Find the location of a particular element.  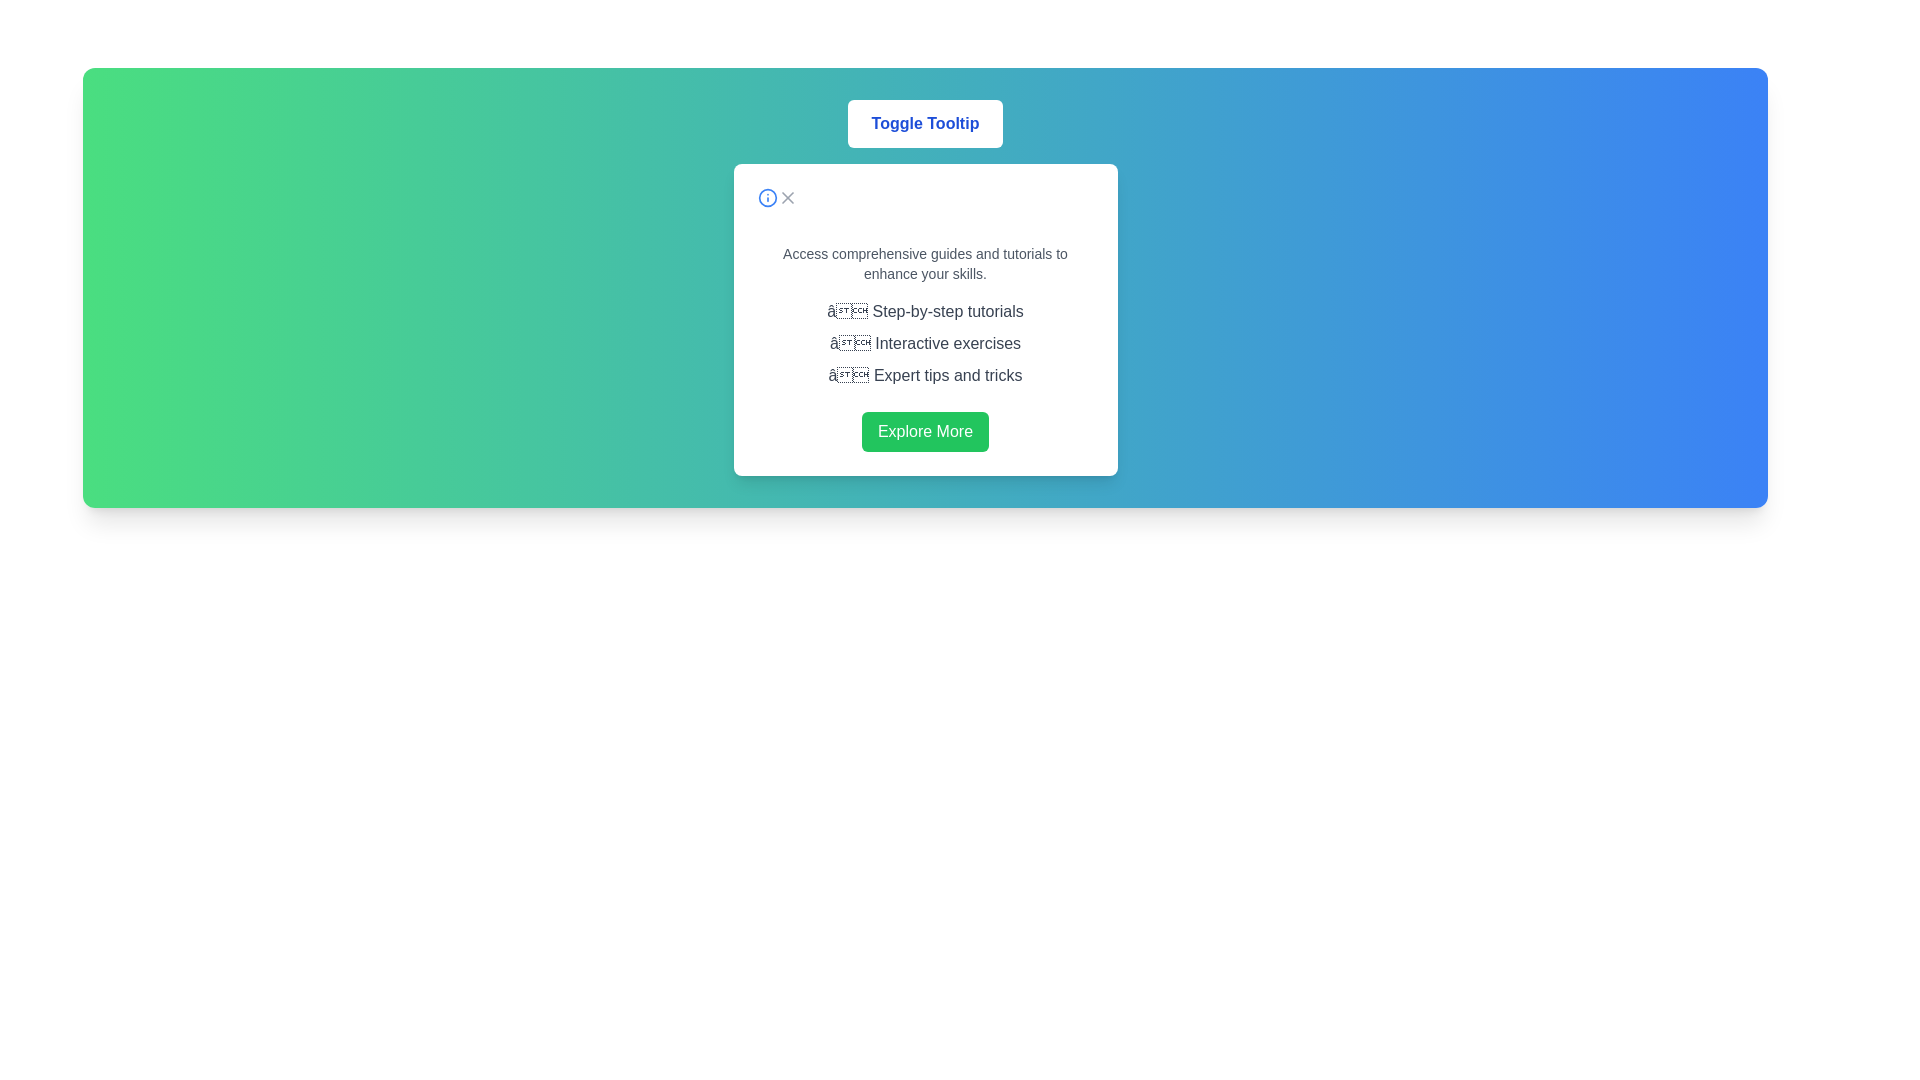

the informational icon located in the top-left area of the modal dialogue, positioned to the left of the 'X' close button is located at coordinates (766, 197).